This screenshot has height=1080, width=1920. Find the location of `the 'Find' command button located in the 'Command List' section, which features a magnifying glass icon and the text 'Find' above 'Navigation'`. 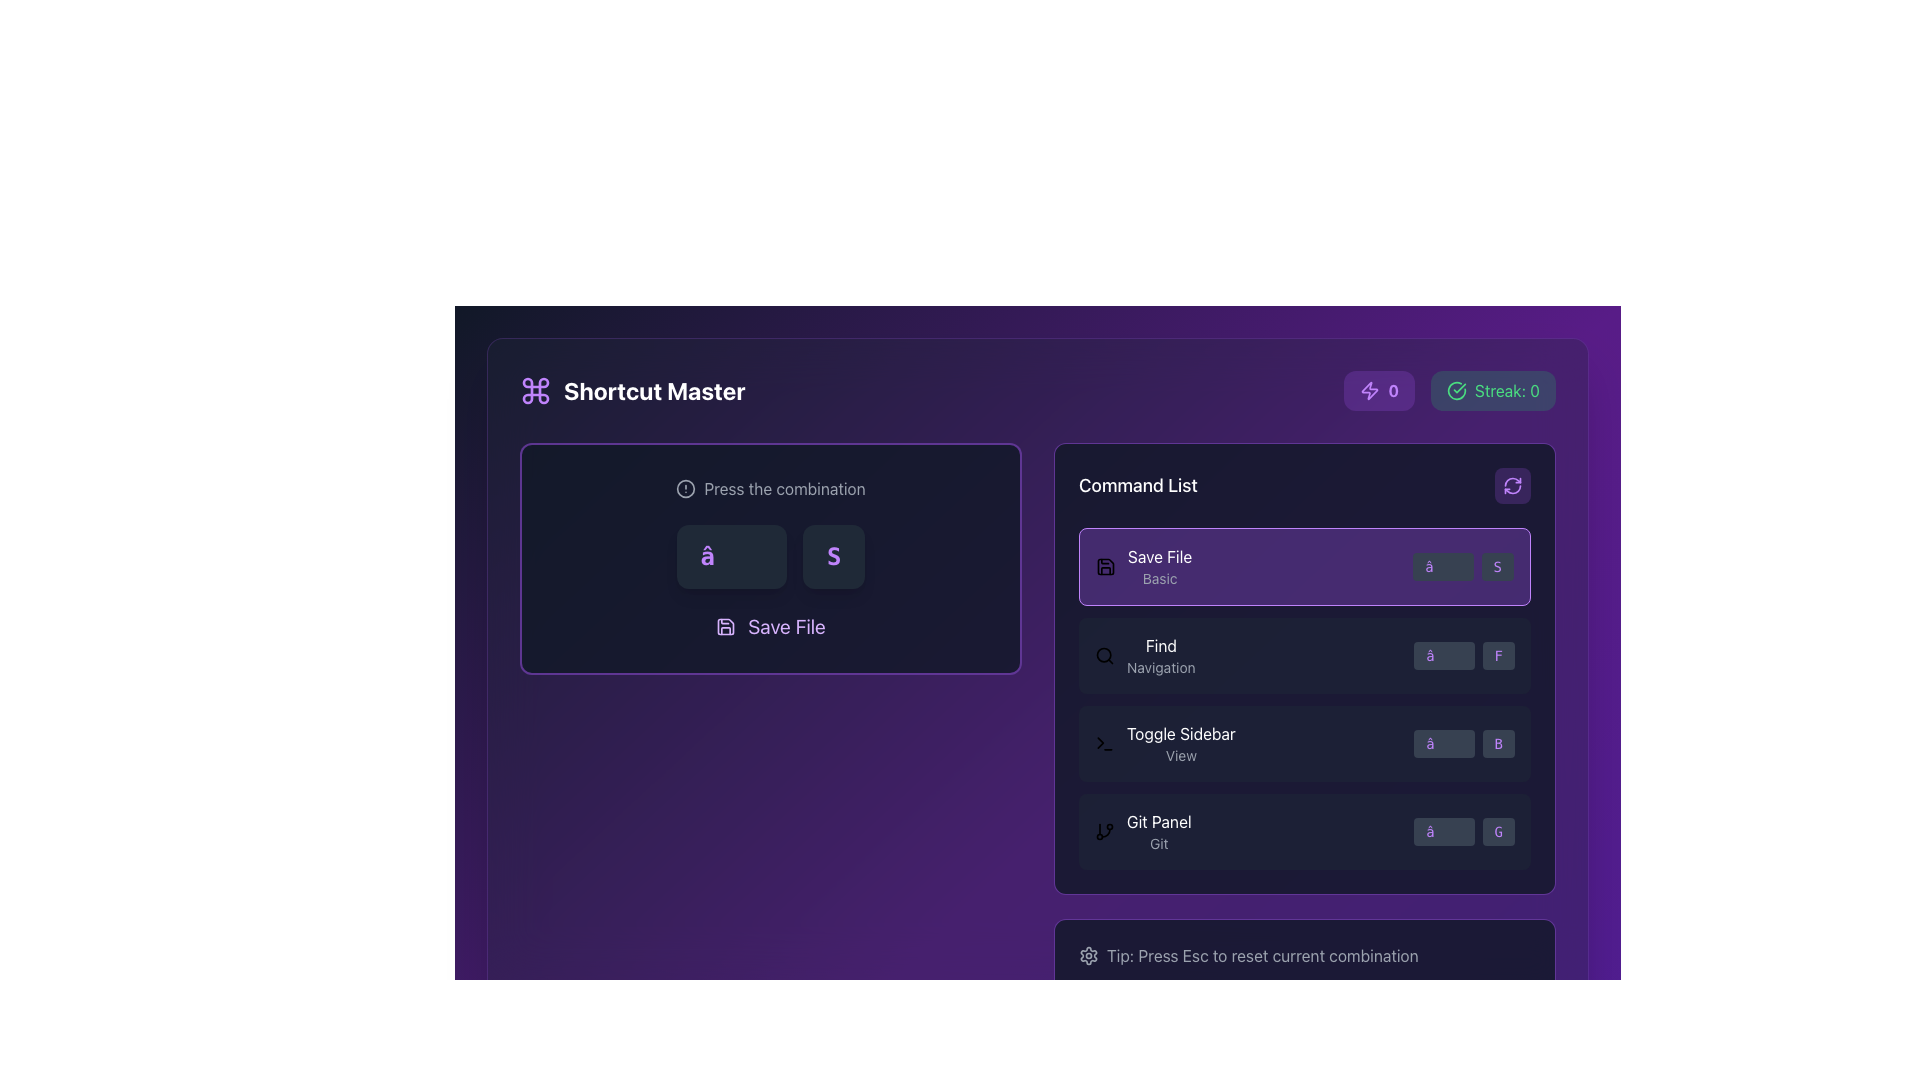

the 'Find' command button located in the 'Command List' section, which features a magnifying glass icon and the text 'Find' above 'Navigation' is located at coordinates (1145, 655).